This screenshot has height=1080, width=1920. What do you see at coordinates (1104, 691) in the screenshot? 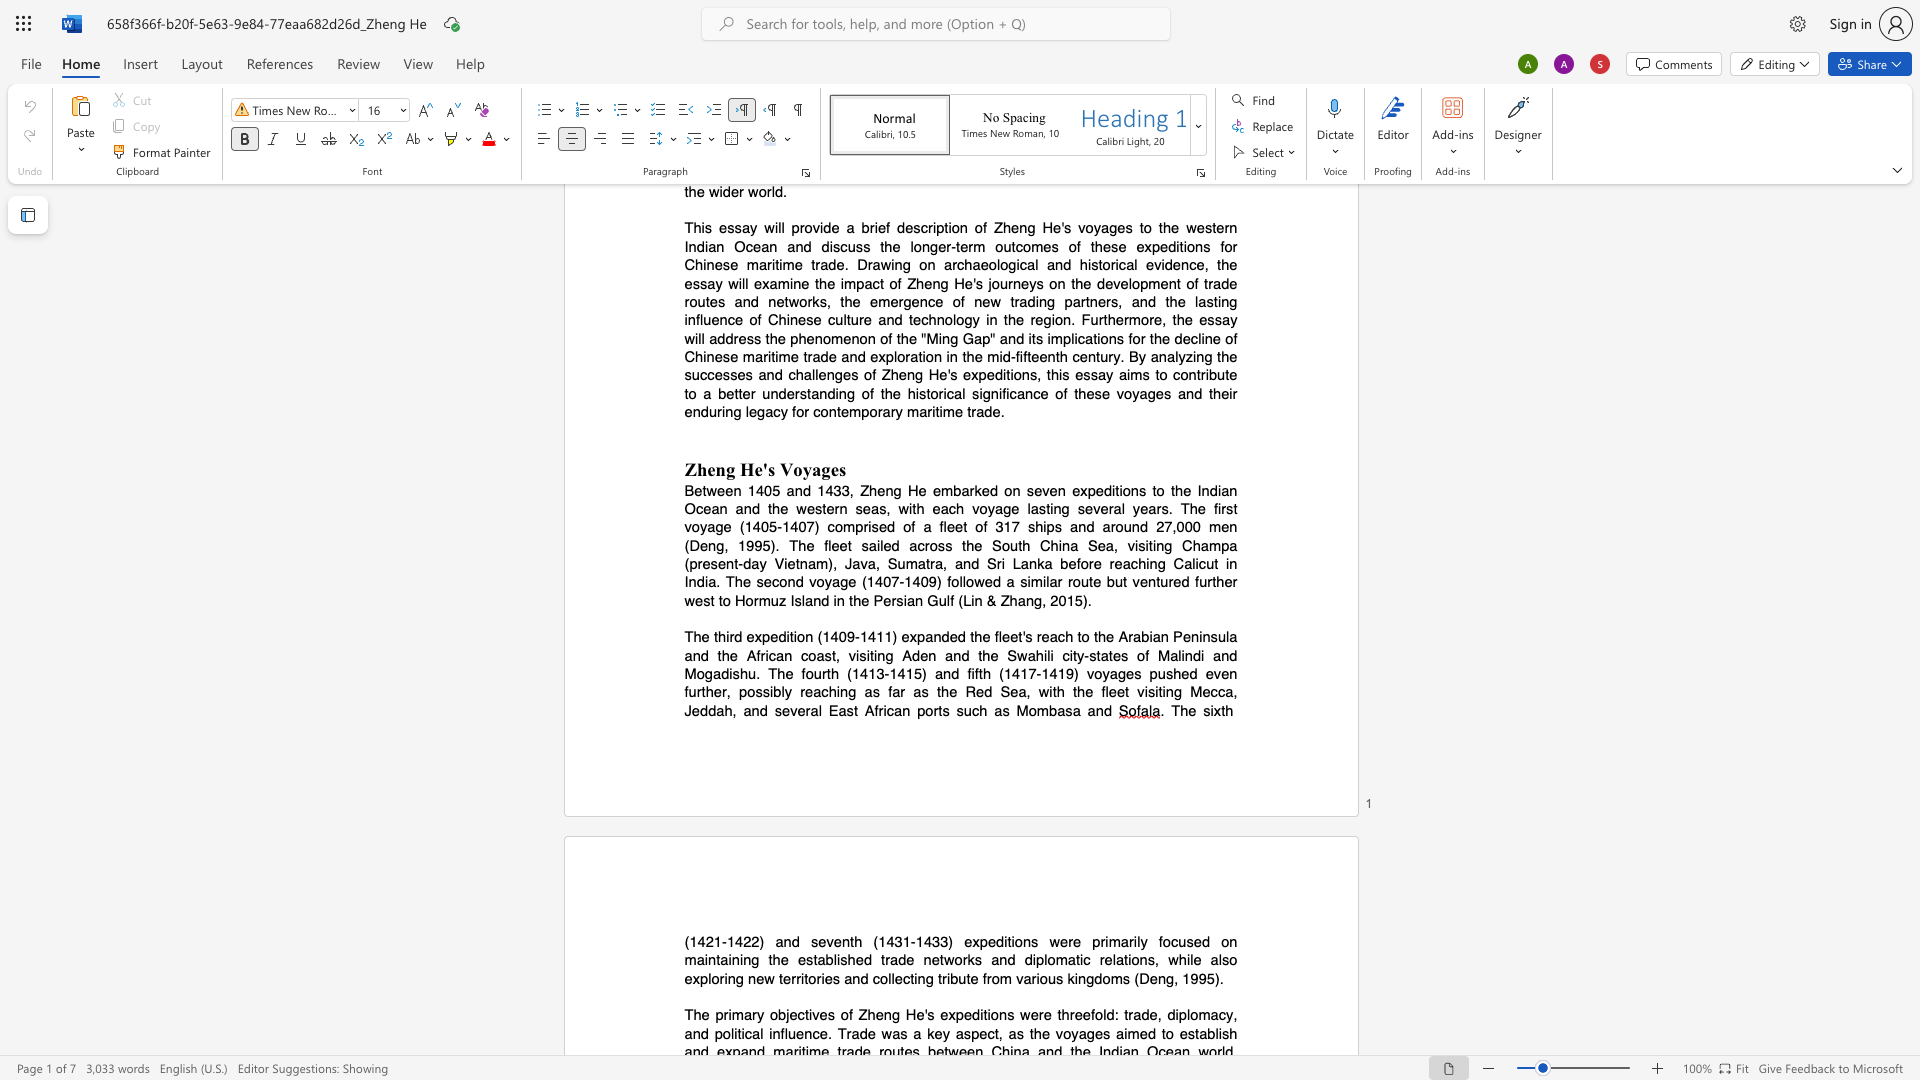
I see `the subset text "leet visiting Mecca, Jeddah, and several Eas" within the text "as far as the Red Sea, with the fleet visiting Mecca, Jeddah, and several East African ports such as Mombasa and"` at bounding box center [1104, 691].